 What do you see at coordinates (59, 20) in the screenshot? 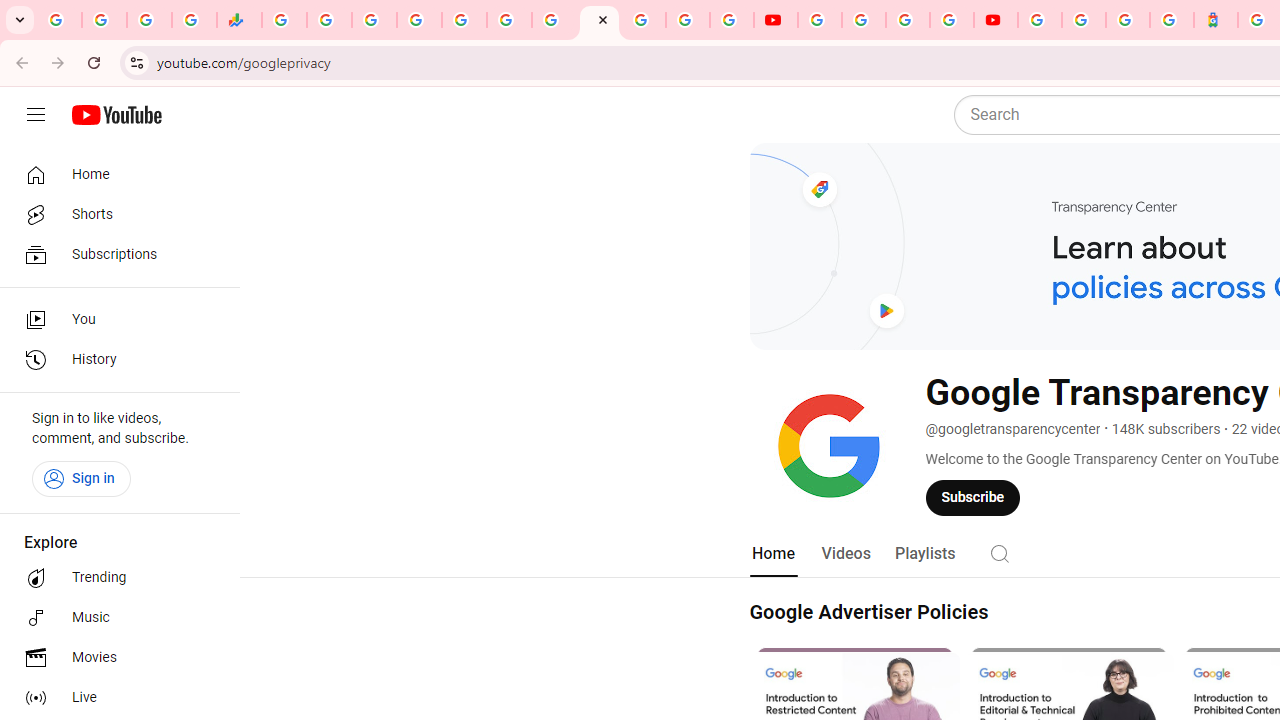
I see `'Google Workspace Admin Community'` at bounding box center [59, 20].